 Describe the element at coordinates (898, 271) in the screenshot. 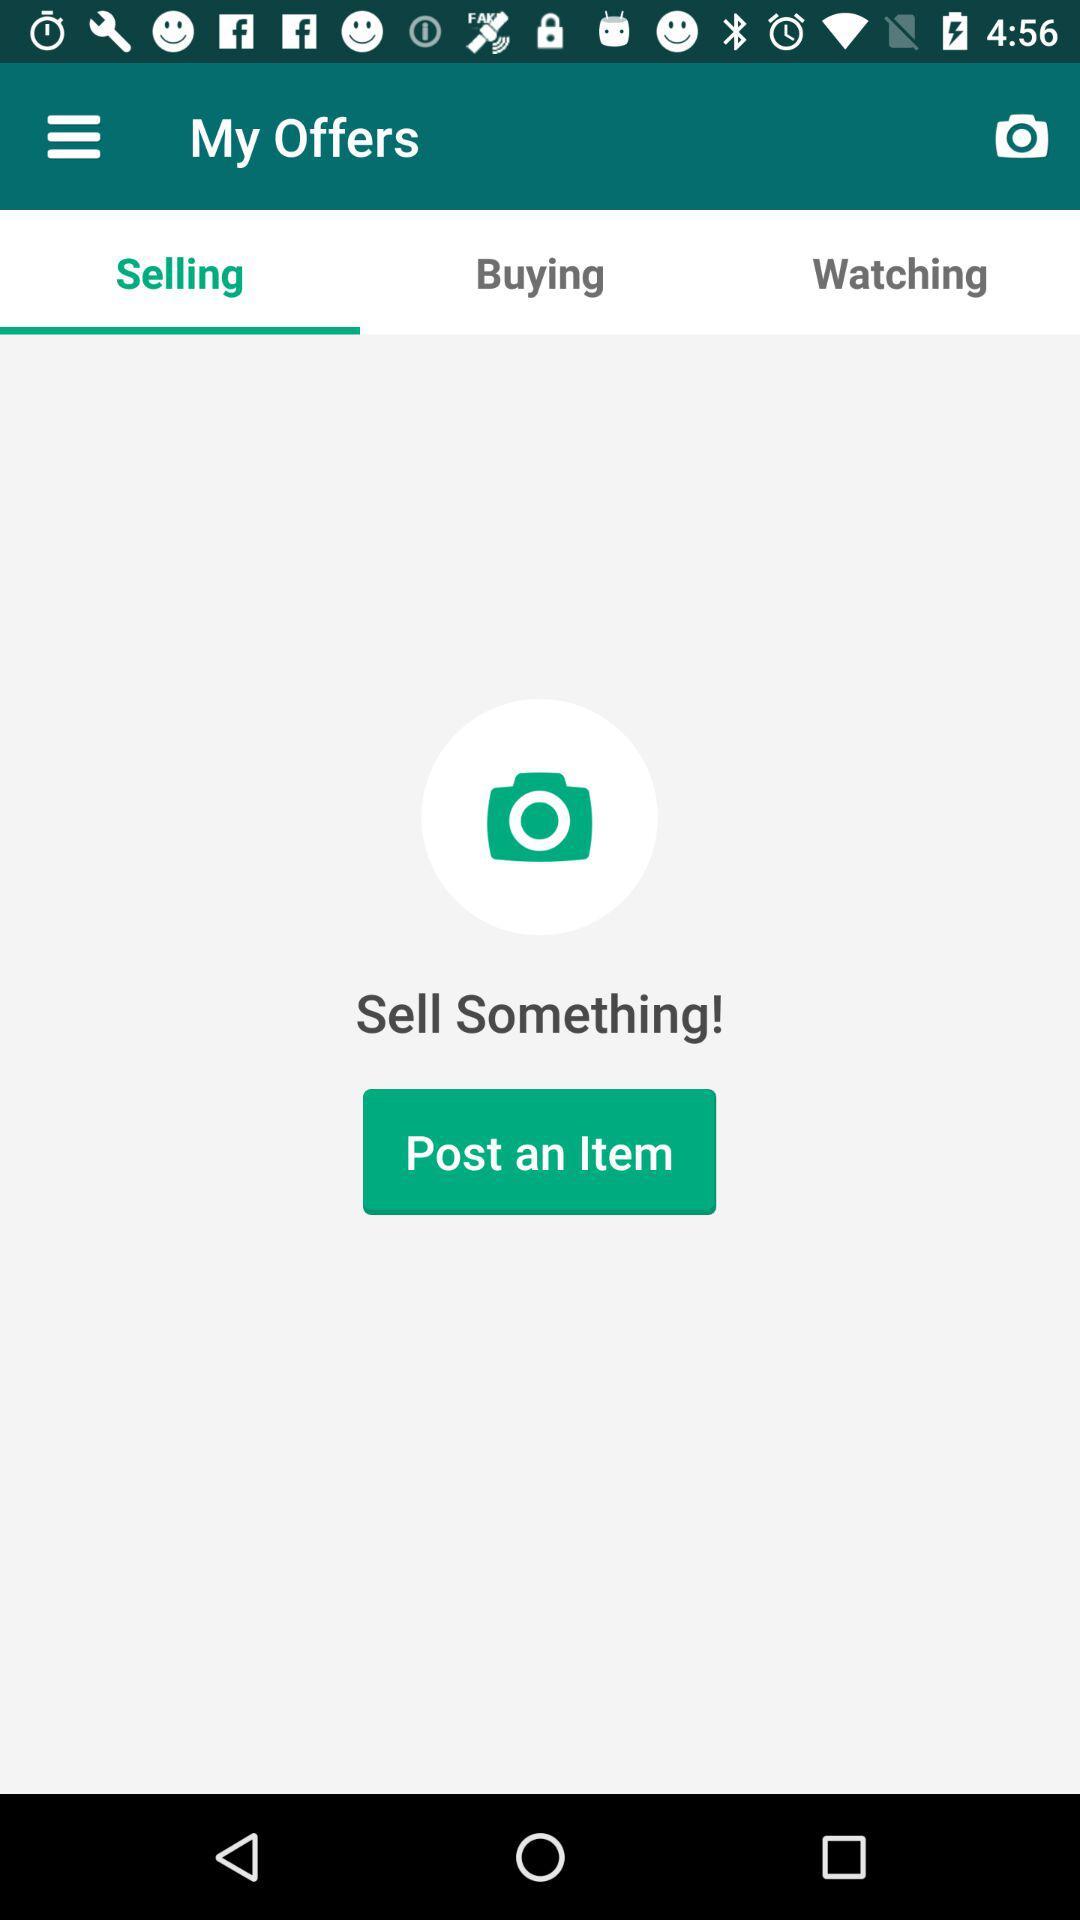

I see `the app next to buying app` at that location.